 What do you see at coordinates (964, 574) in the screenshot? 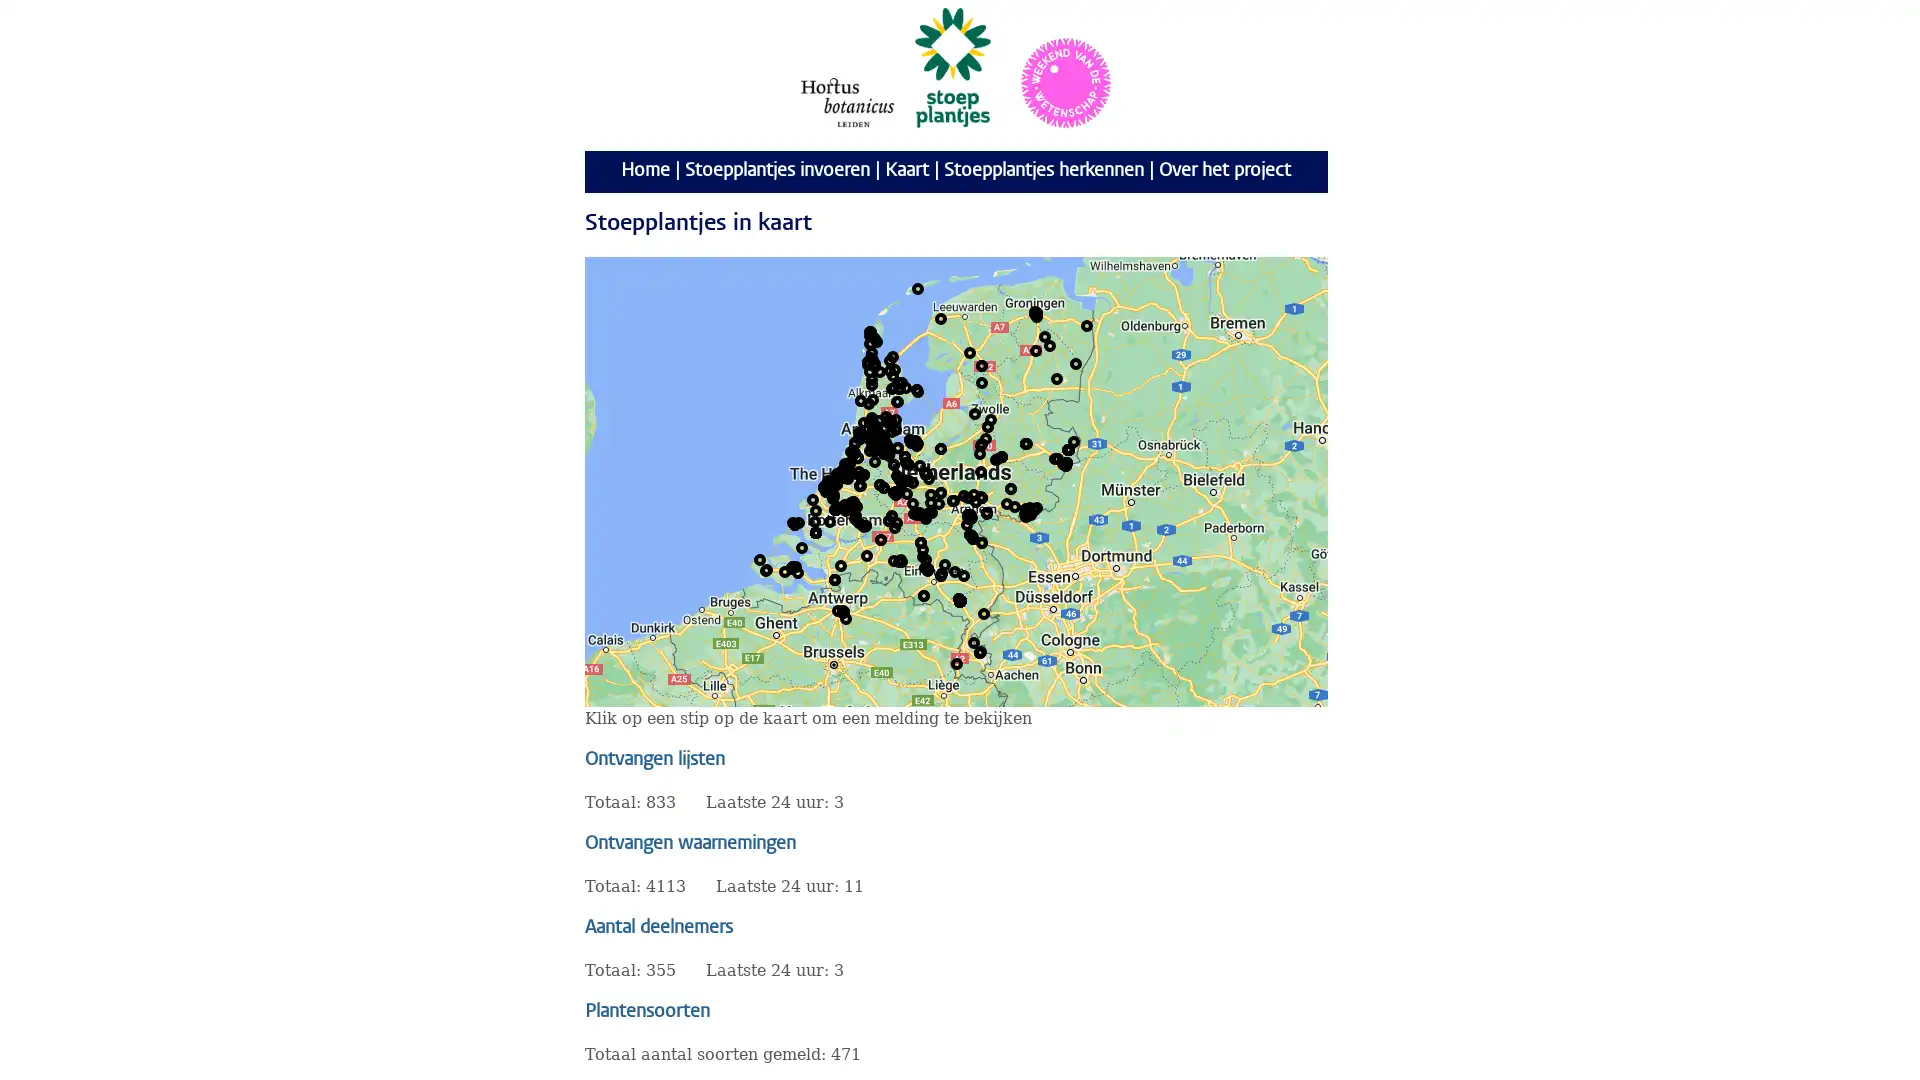
I see `Telling van Rene van Deutekom op 15 oktober 2021` at bounding box center [964, 574].